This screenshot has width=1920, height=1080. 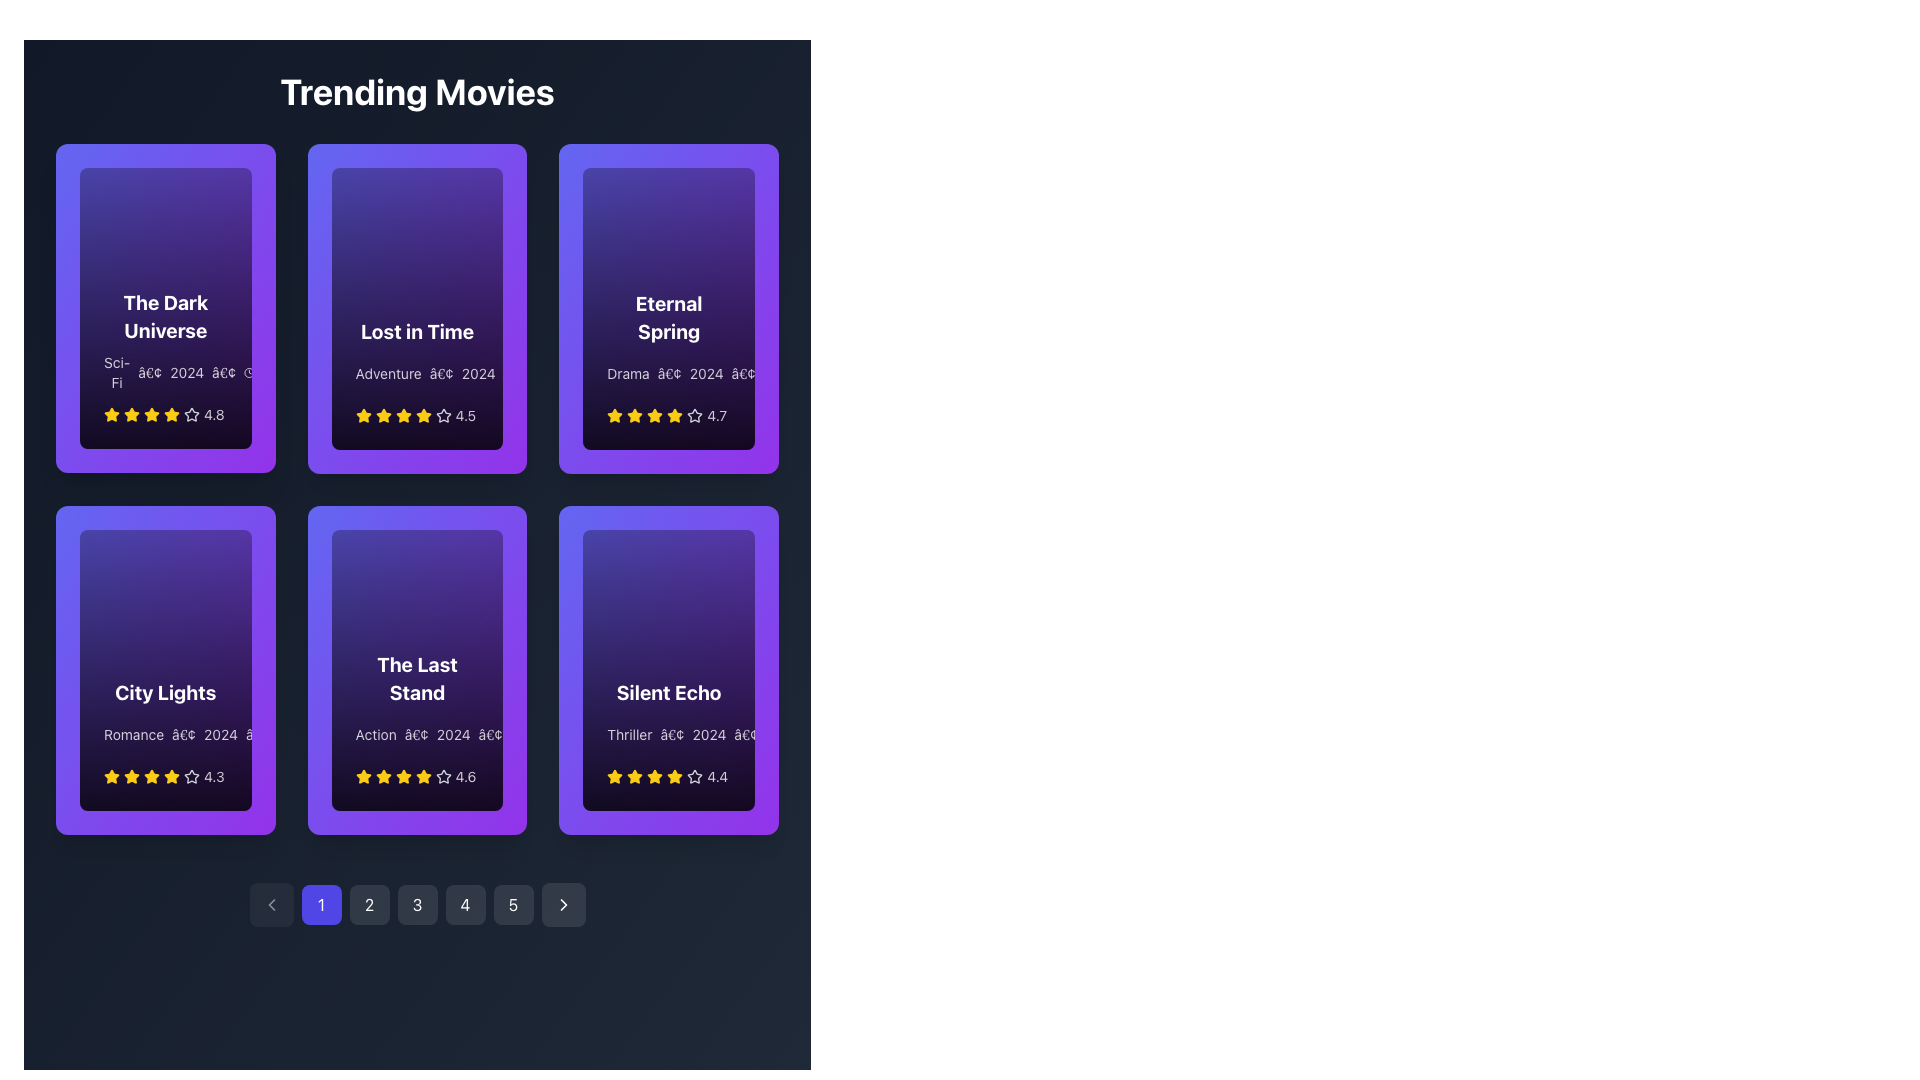 I want to click on the 'Lost in Time' text on the movie card, so click(x=416, y=371).